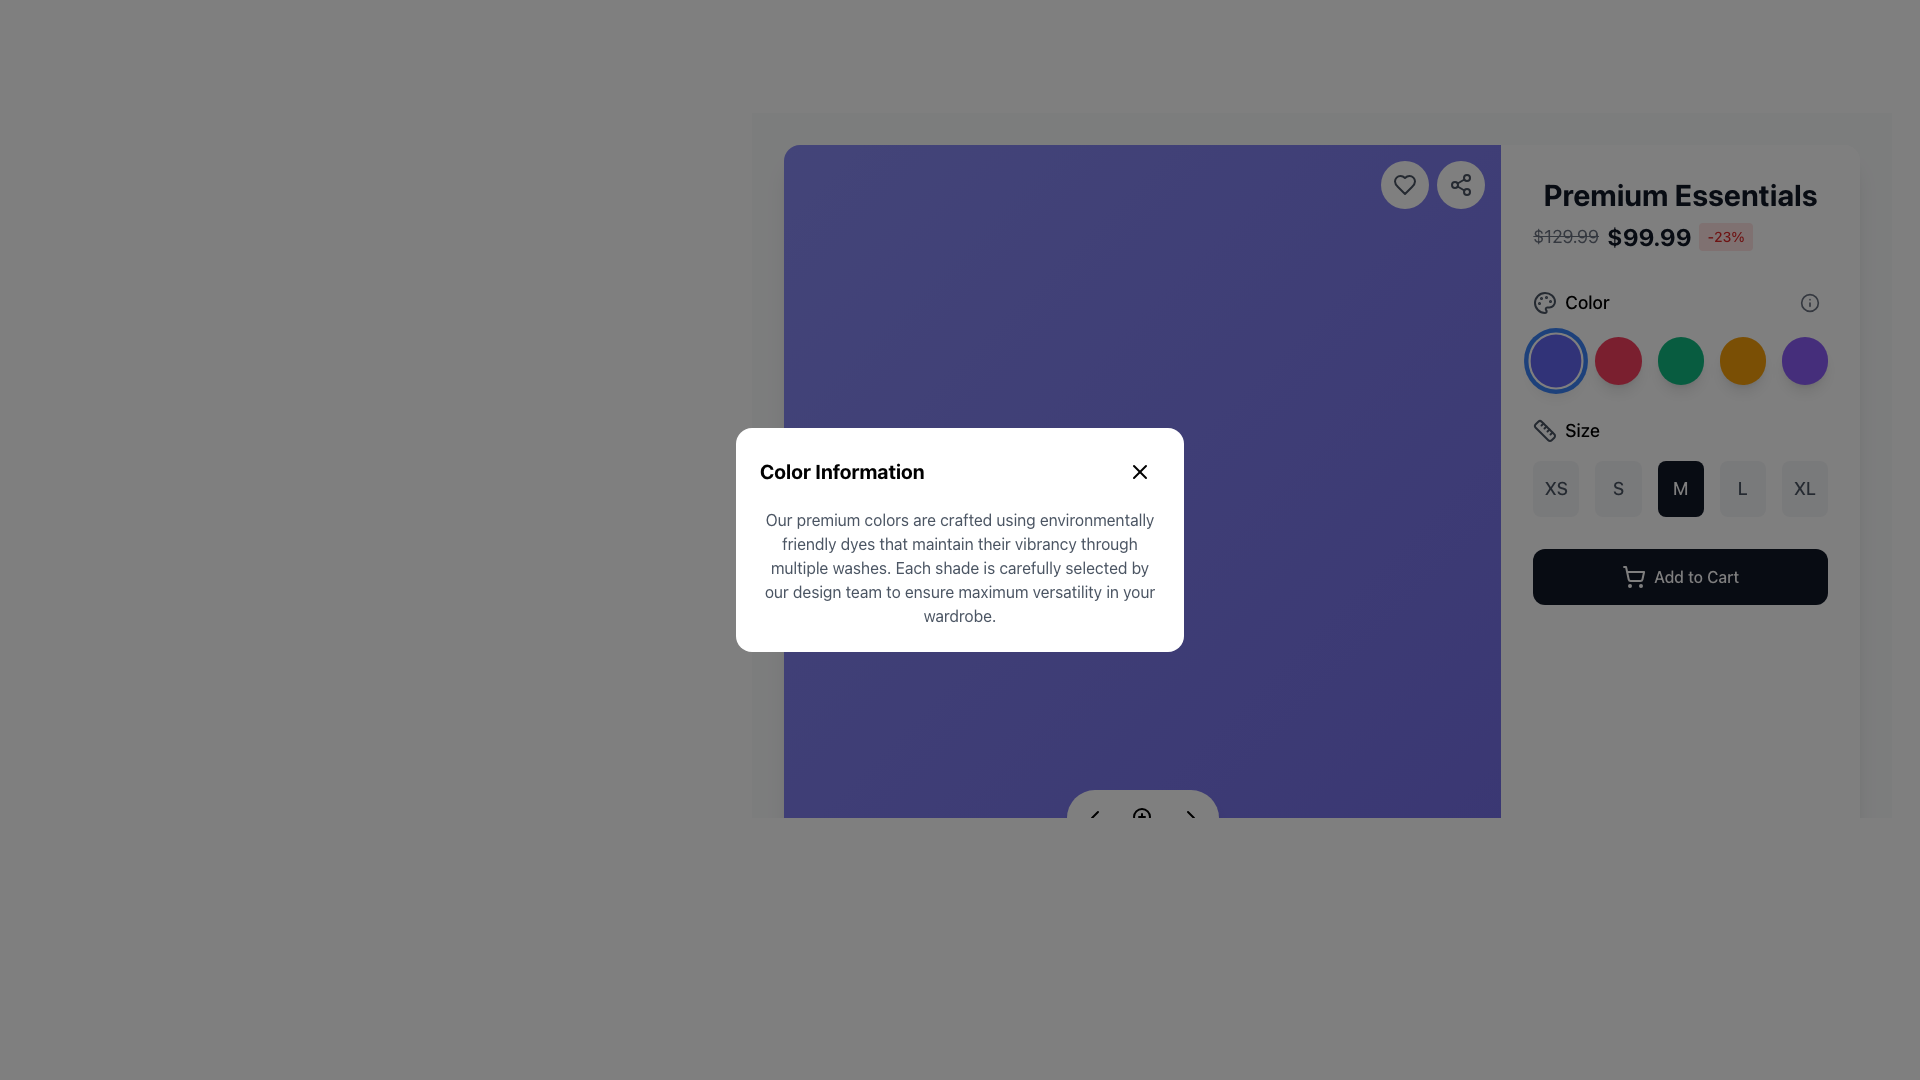 This screenshot has height=1080, width=1920. What do you see at coordinates (842, 471) in the screenshot?
I see `static text label at the top of the modal that summarizes its content regarding colors` at bounding box center [842, 471].